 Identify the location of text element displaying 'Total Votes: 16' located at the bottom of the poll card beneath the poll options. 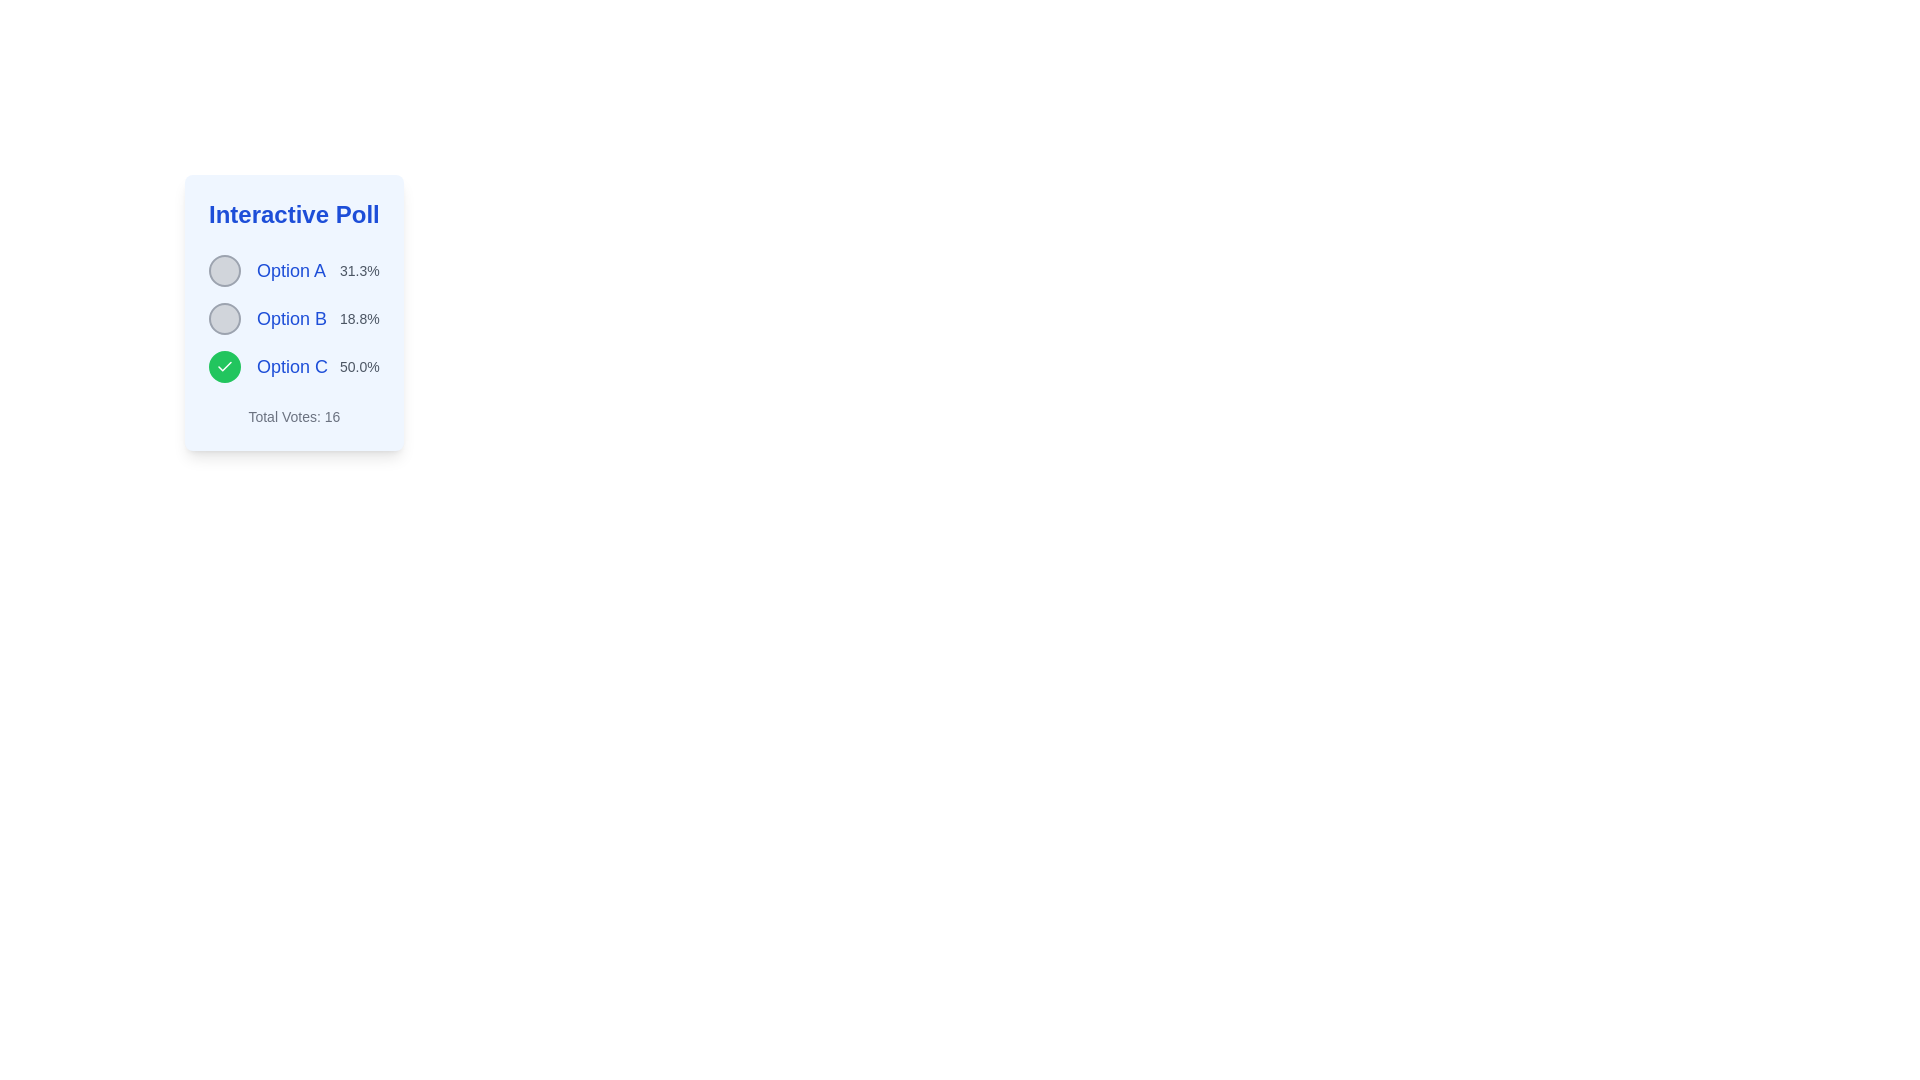
(293, 415).